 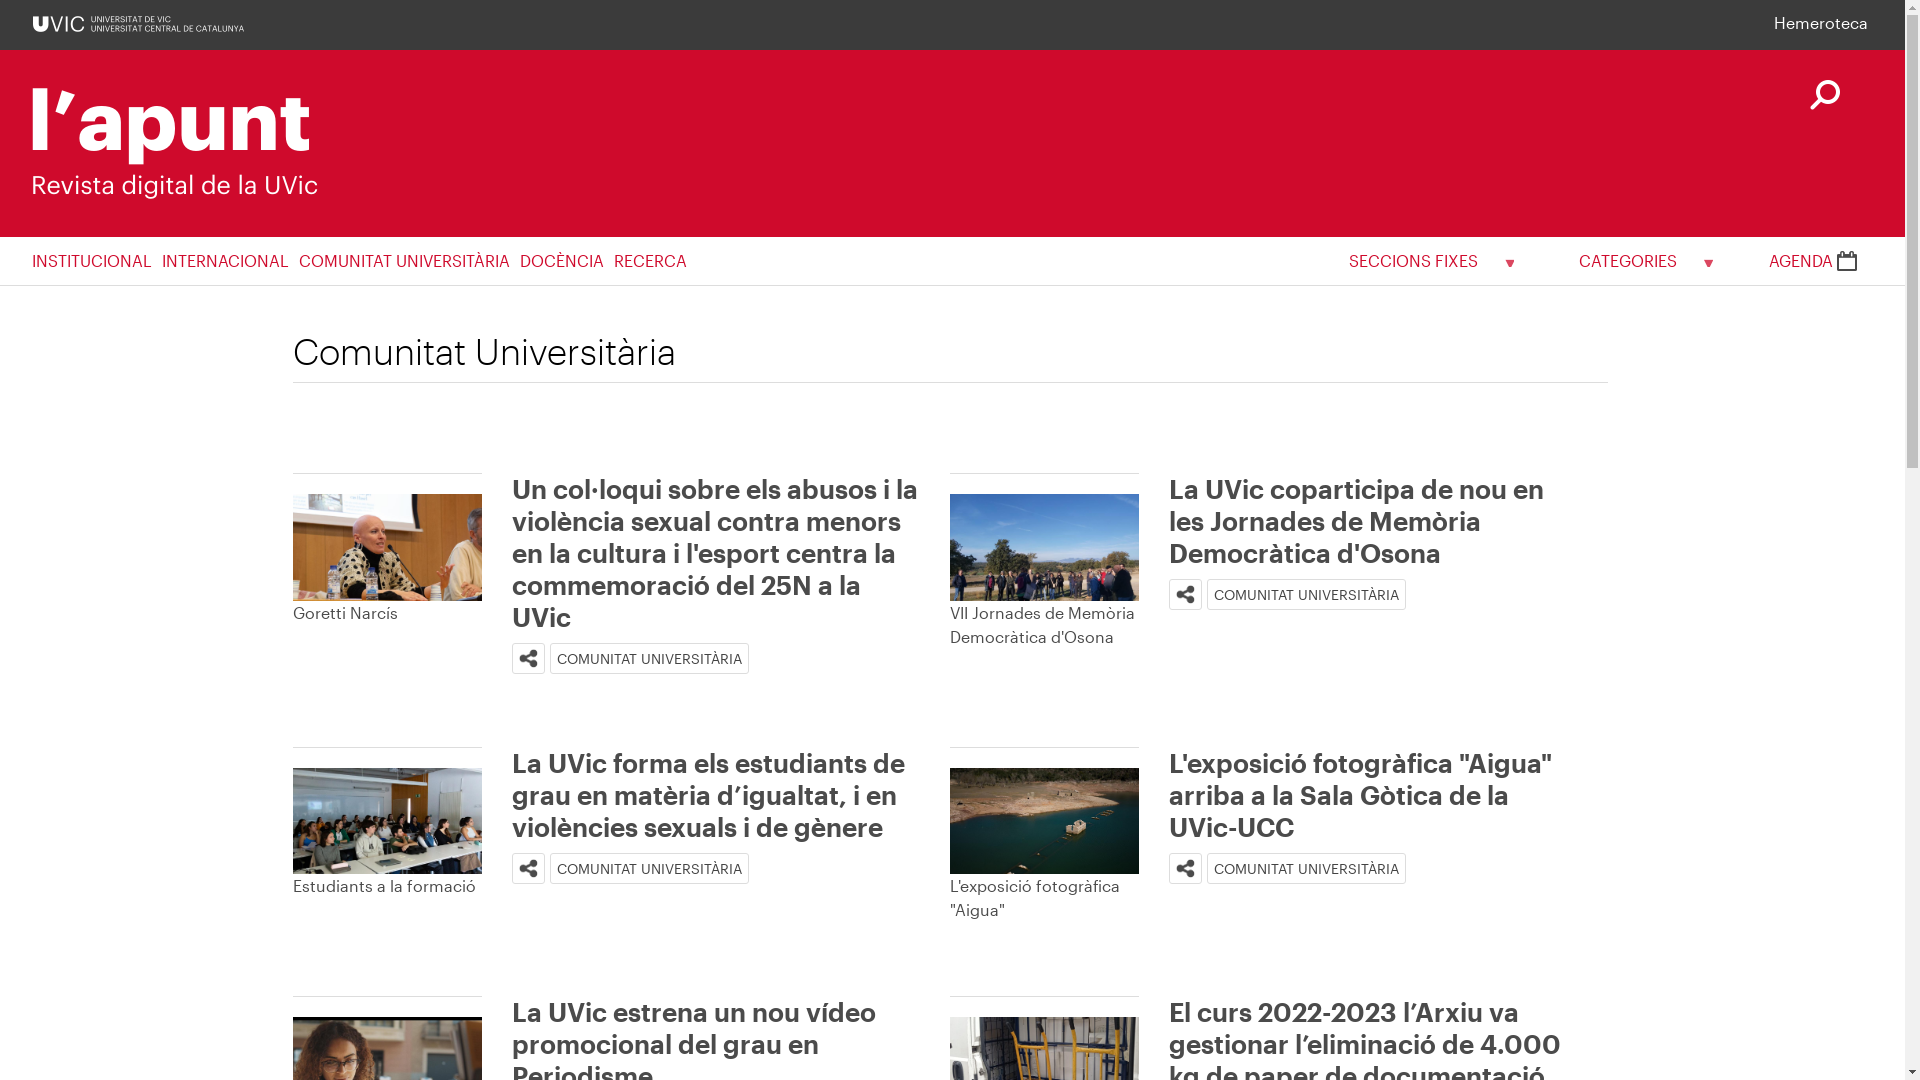 I want to click on 'AGENDA', so click(x=1813, y=259).